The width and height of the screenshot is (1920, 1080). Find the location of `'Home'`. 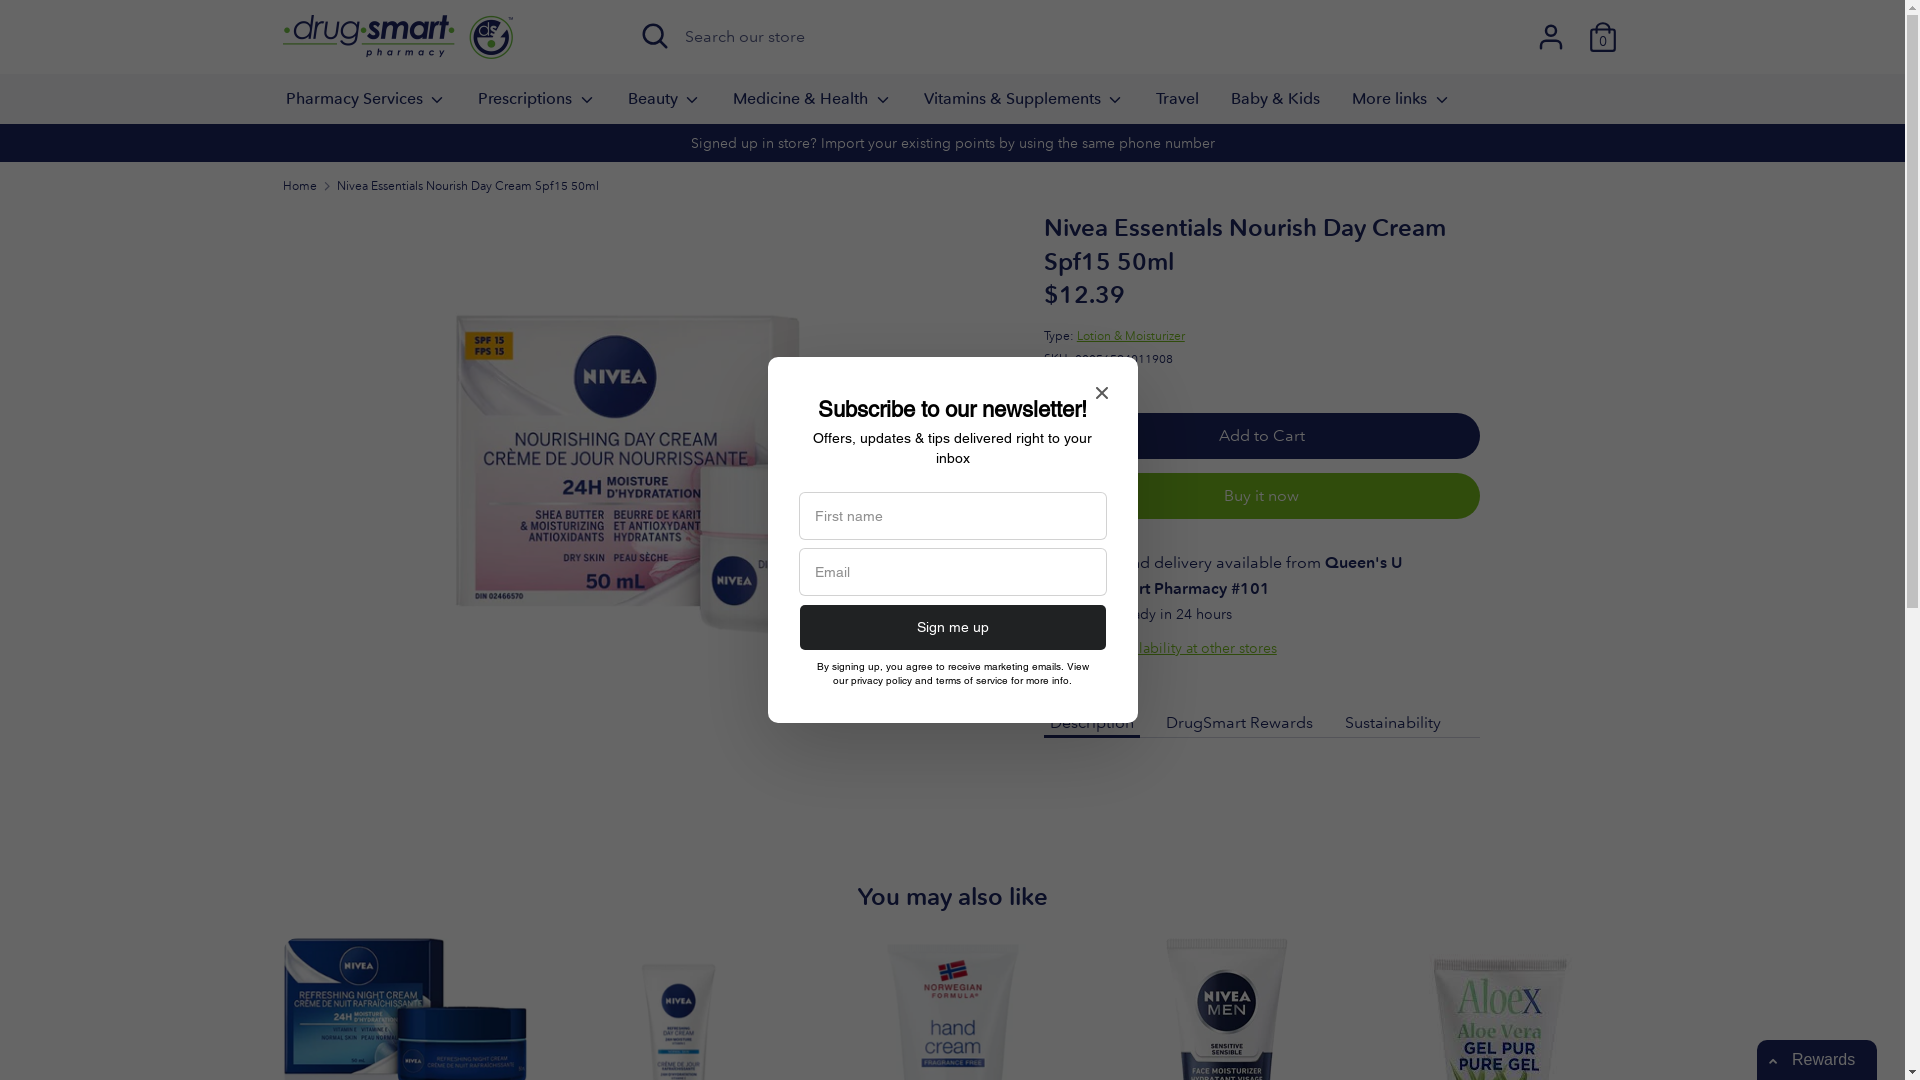

'Home' is located at coordinates (297, 185).